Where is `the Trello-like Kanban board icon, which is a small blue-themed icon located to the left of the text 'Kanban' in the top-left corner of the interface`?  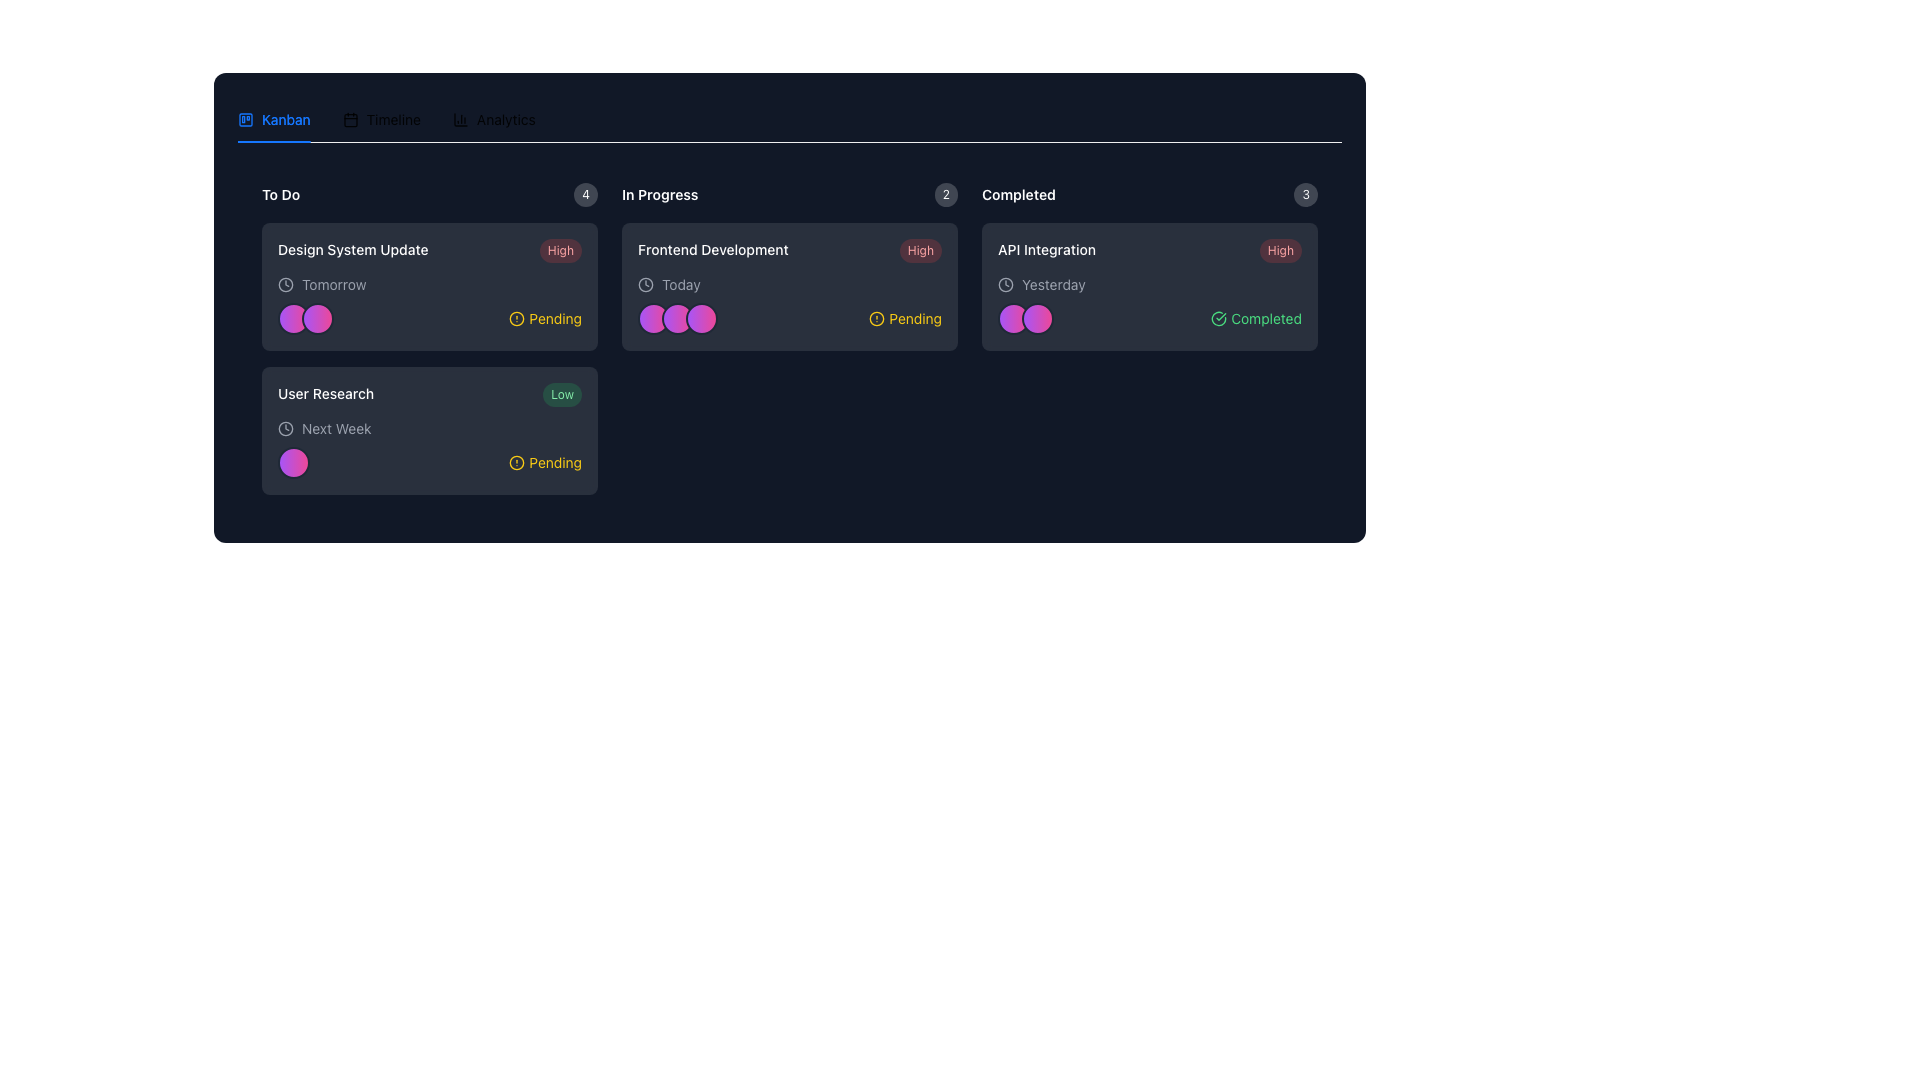
the Trello-like Kanban board icon, which is a small blue-themed icon located to the left of the text 'Kanban' in the top-left corner of the interface is located at coordinates (244, 119).